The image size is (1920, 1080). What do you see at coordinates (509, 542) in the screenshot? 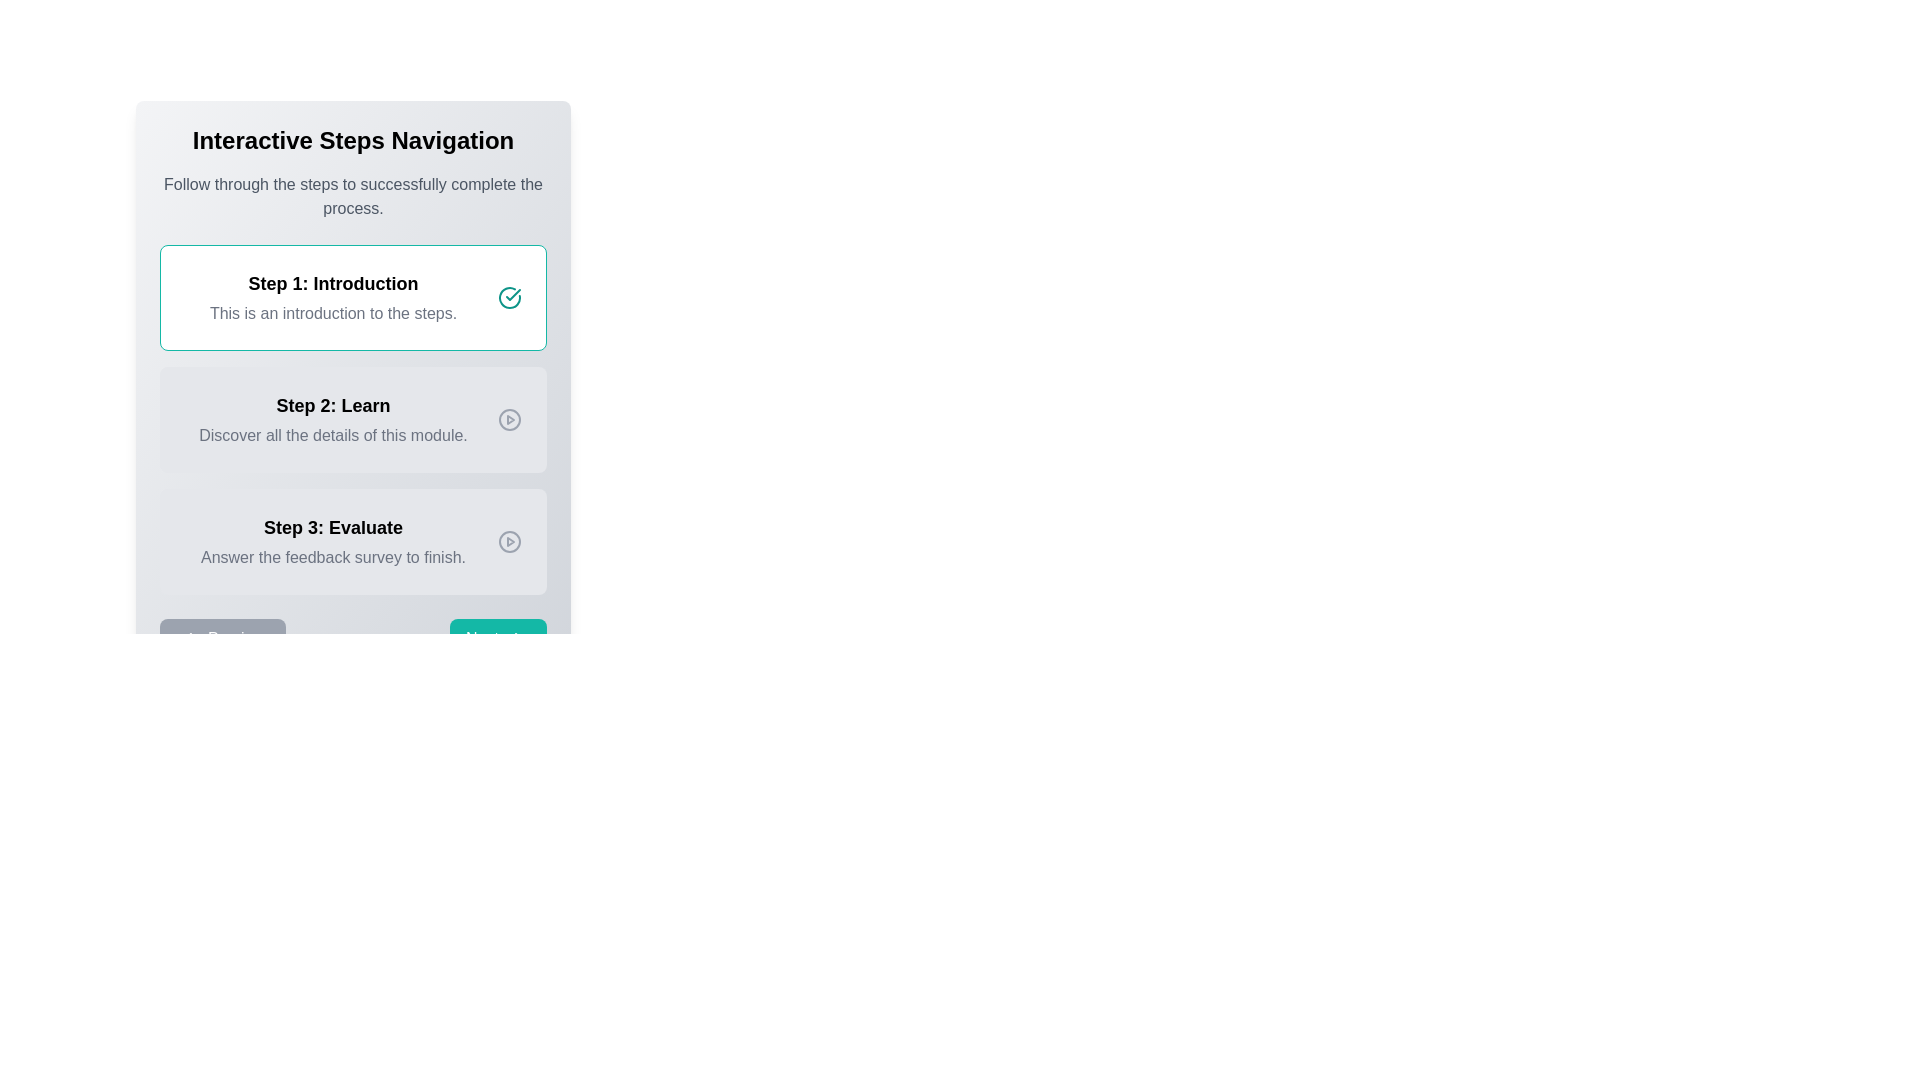
I see `the play button located in the bottom-right corner of the 'Step 3: Evaluate' section to initiate an action` at bounding box center [509, 542].